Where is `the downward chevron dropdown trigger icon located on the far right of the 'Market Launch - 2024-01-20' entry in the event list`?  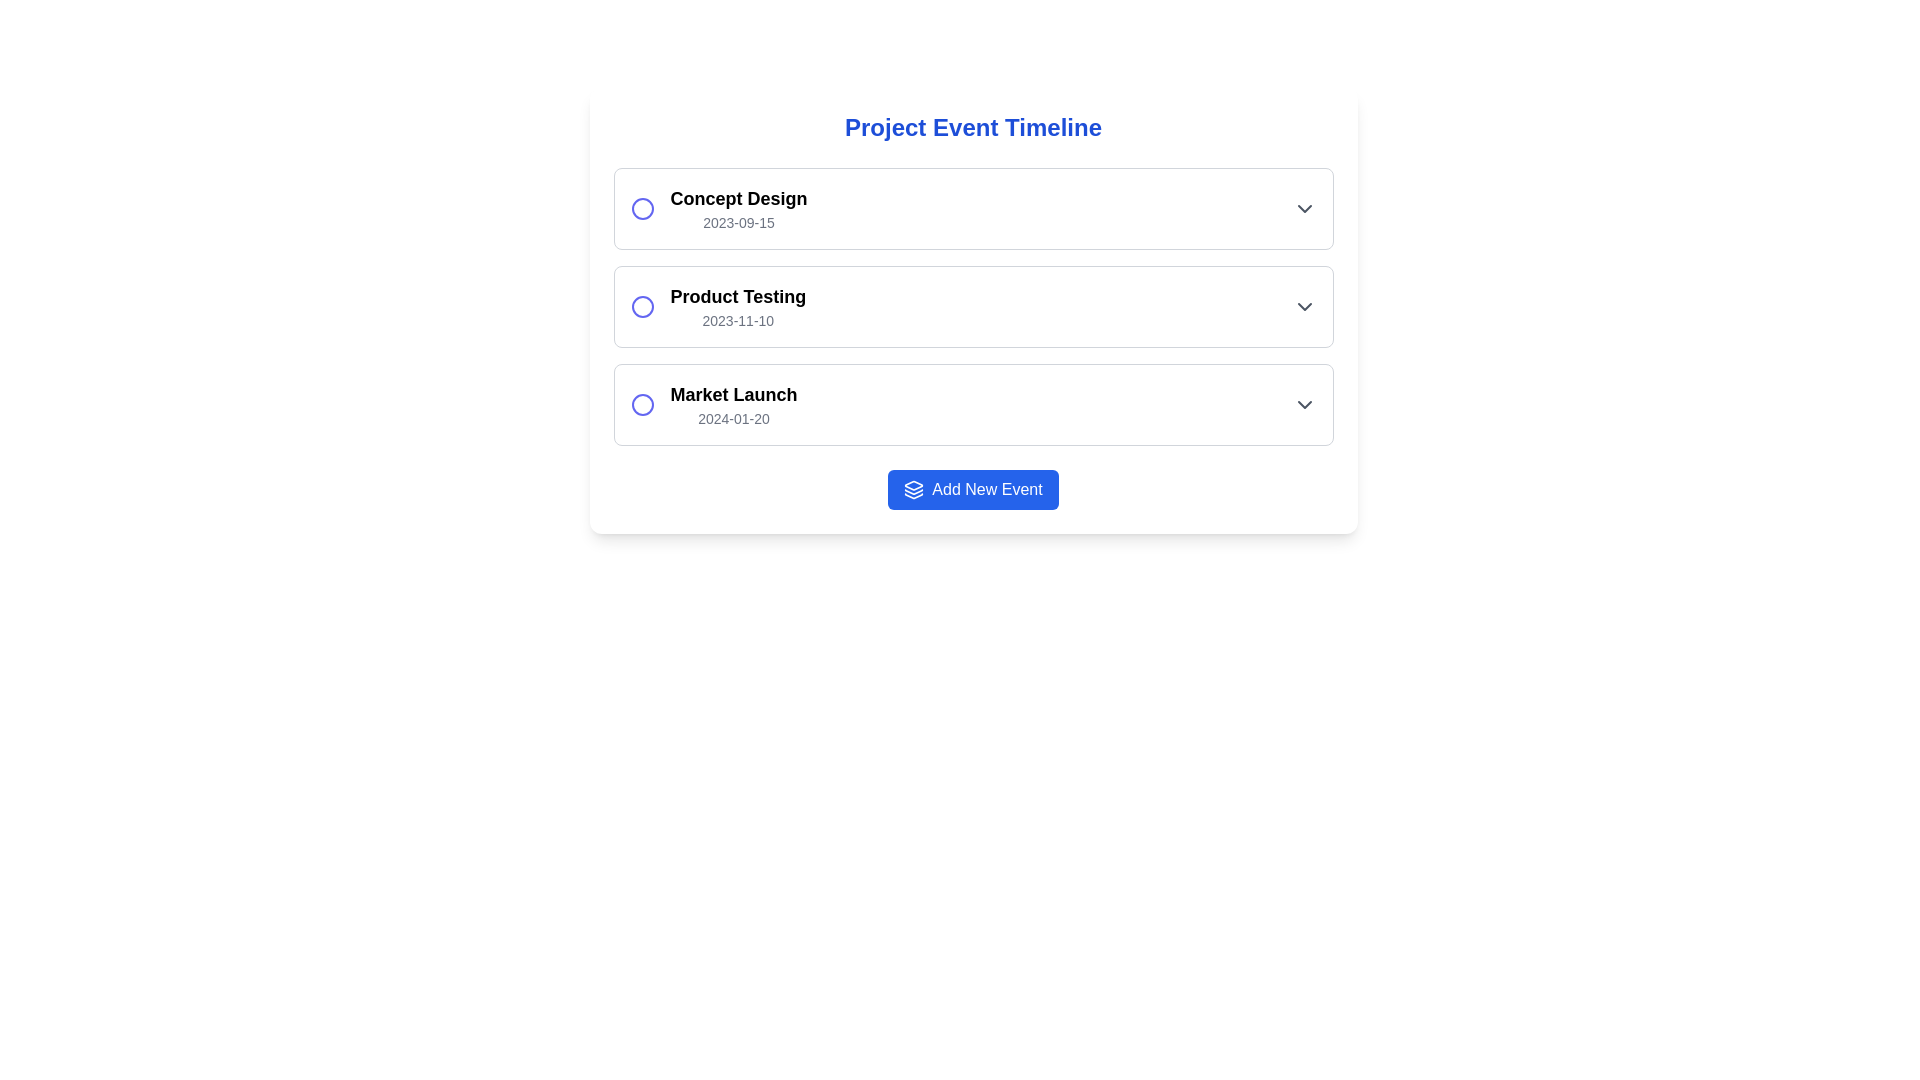 the downward chevron dropdown trigger icon located on the far right of the 'Market Launch - 2024-01-20' entry in the event list is located at coordinates (1304, 405).